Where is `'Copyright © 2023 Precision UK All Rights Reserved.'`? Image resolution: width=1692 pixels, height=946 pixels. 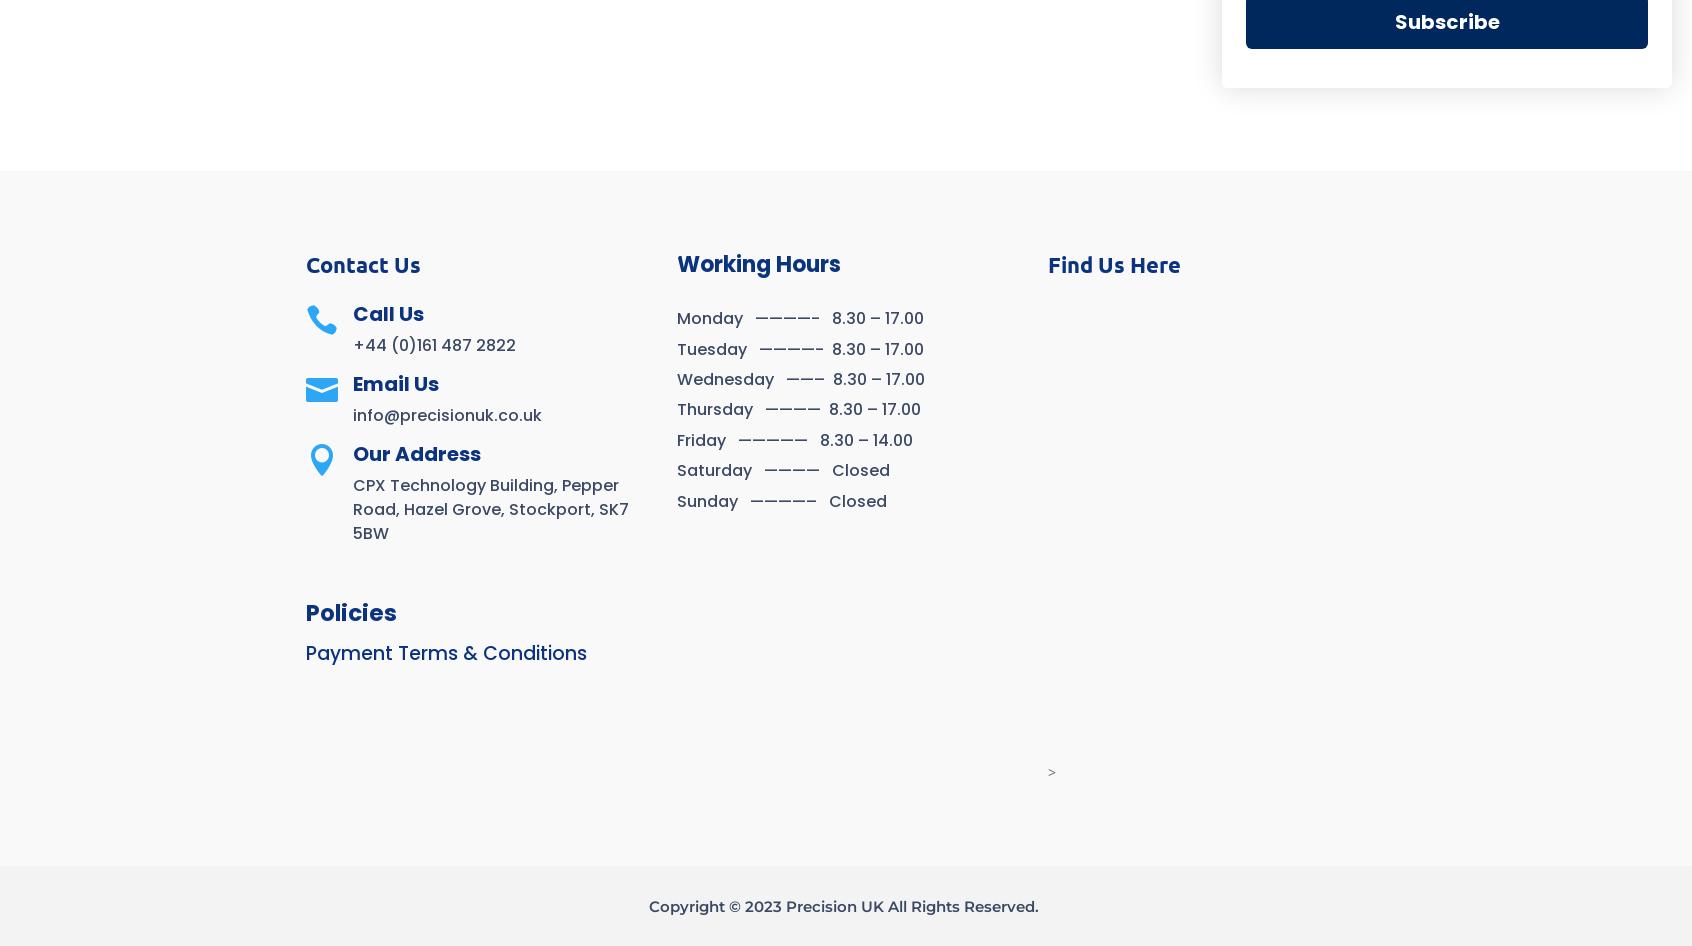 'Copyright © 2023 Precision UK All Rights Reserved.' is located at coordinates (649, 904).